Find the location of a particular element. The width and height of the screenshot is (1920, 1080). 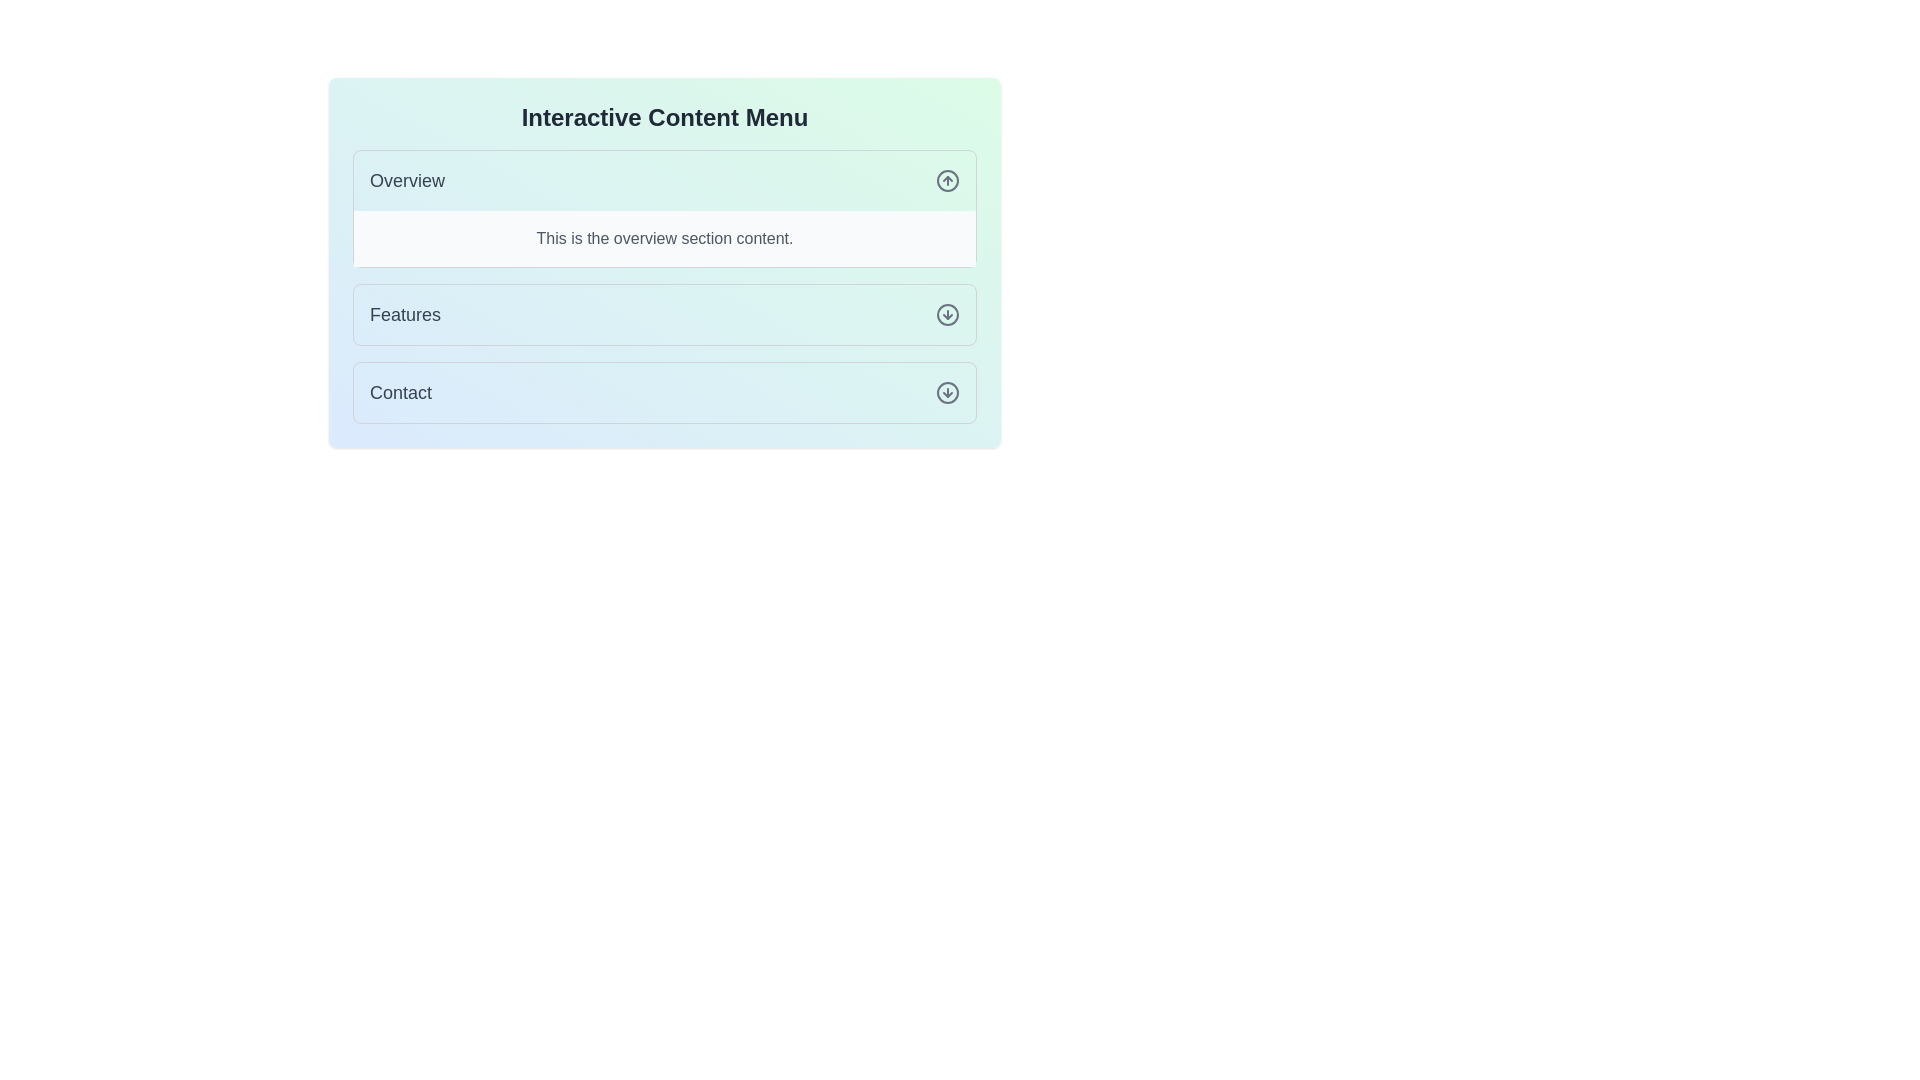

the 'Contact' button in the vertical list is located at coordinates (665, 393).